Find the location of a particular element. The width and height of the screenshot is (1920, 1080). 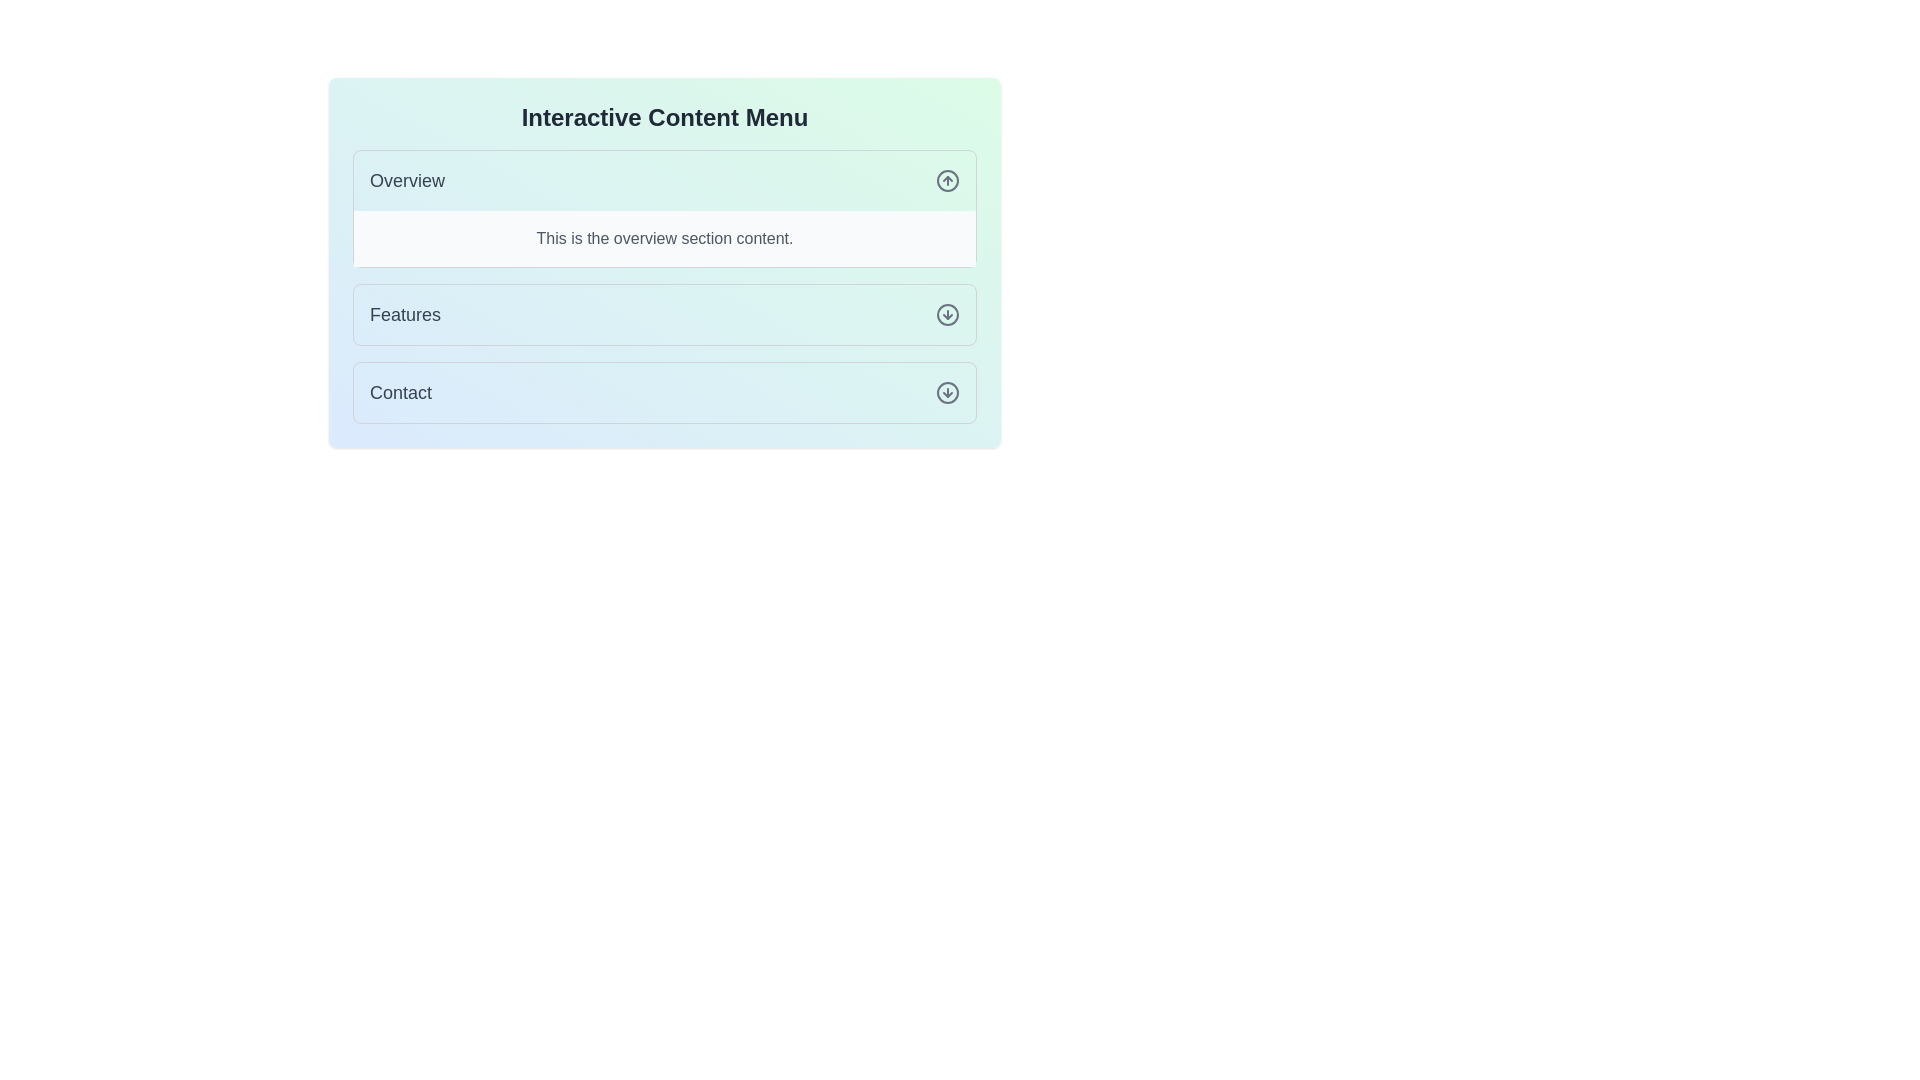

the 'Contact' button in the vertical list is located at coordinates (665, 393).